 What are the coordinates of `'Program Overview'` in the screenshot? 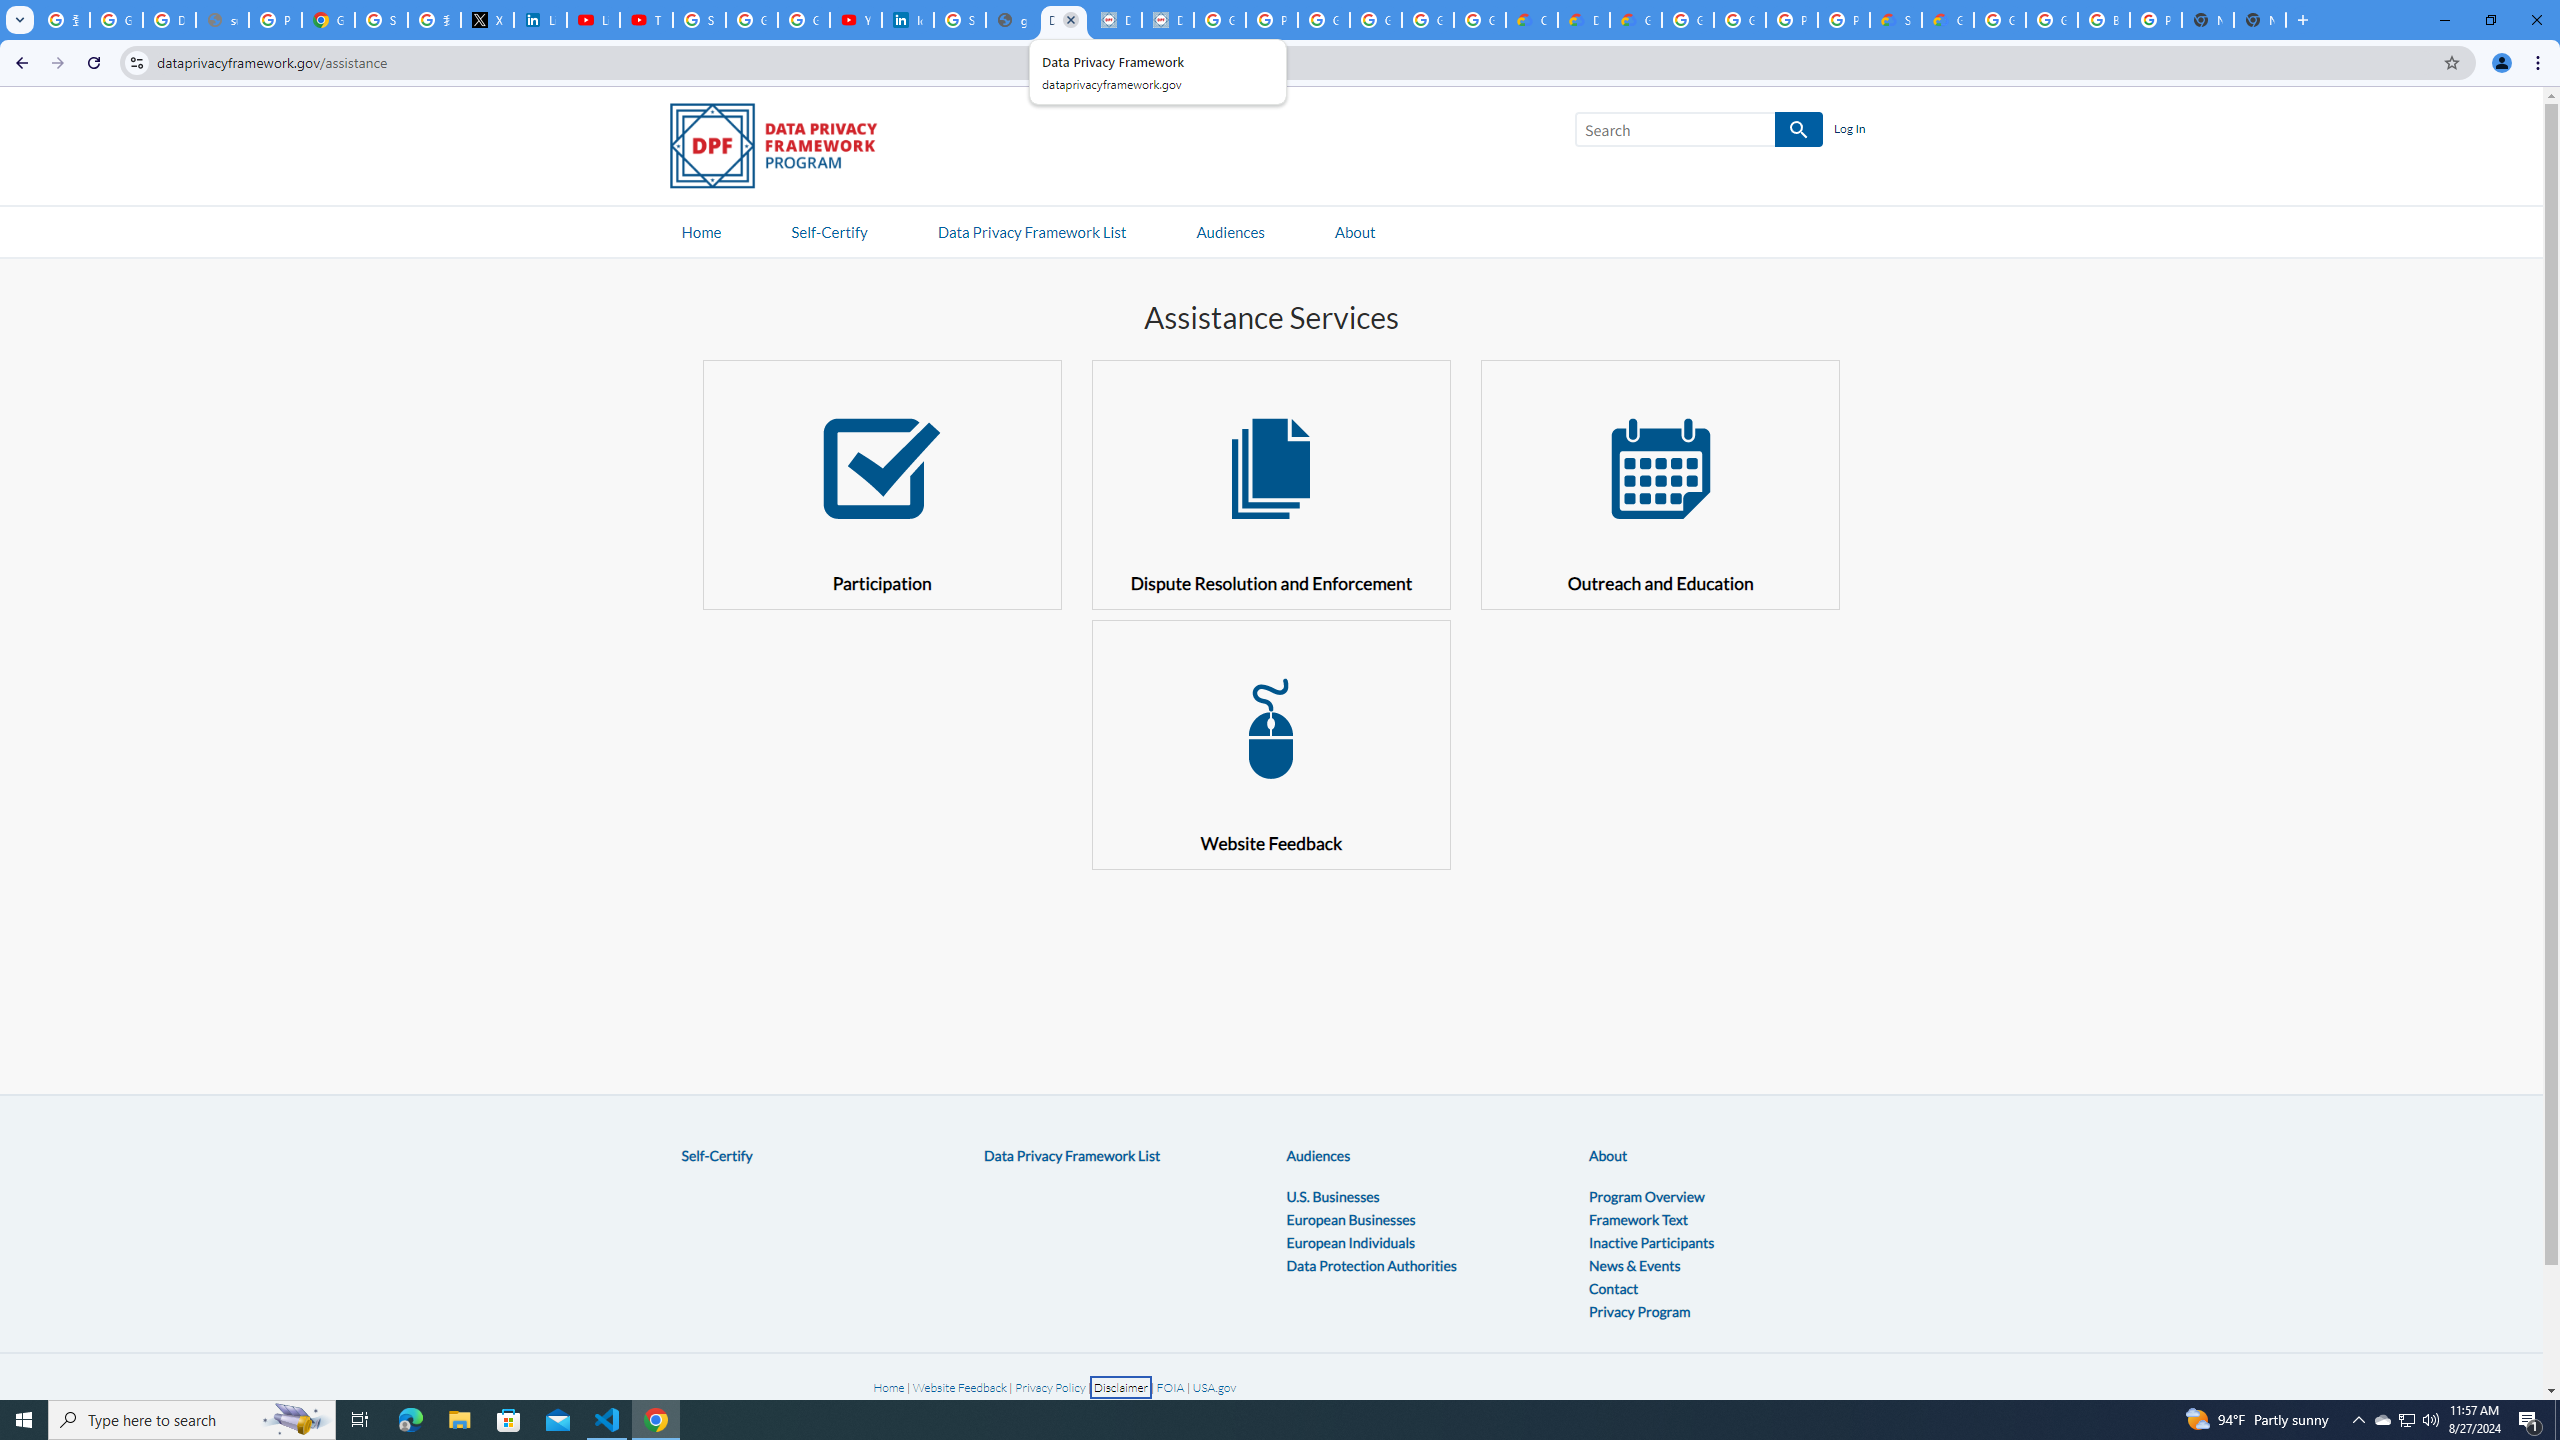 It's located at (1646, 1194).